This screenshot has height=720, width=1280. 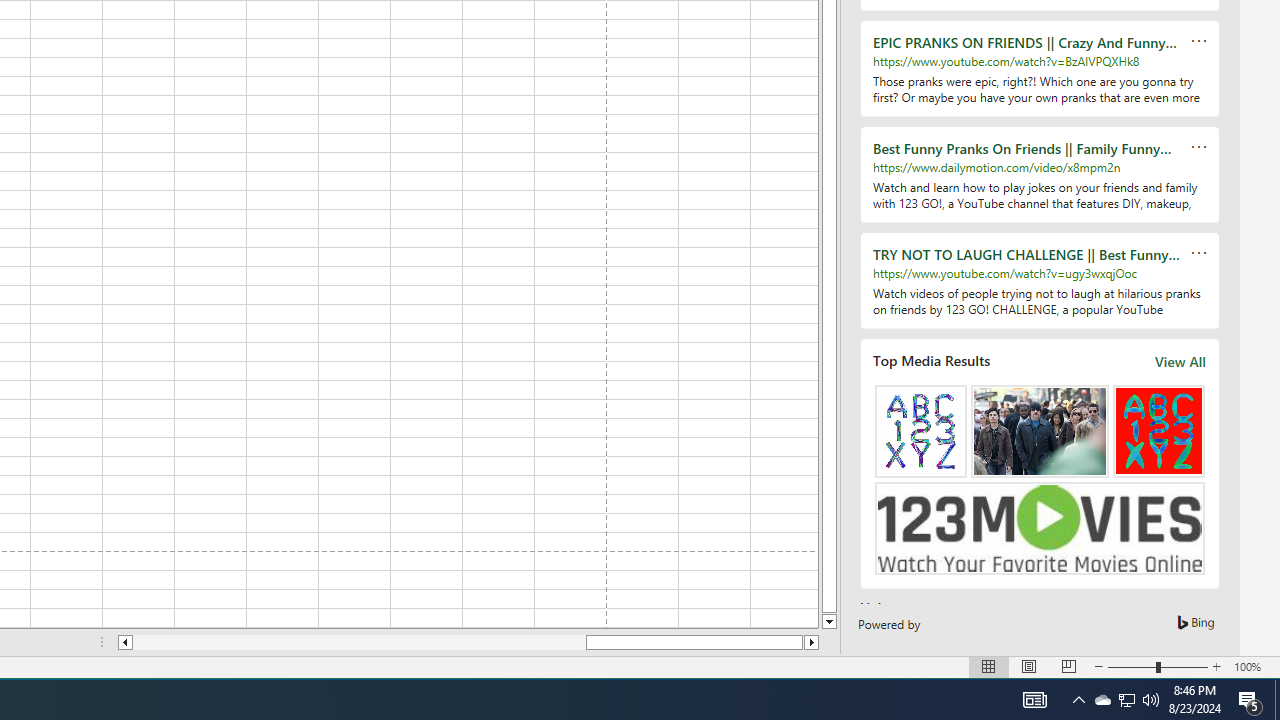 I want to click on 'AutomationID: 4105', so click(x=1034, y=698).